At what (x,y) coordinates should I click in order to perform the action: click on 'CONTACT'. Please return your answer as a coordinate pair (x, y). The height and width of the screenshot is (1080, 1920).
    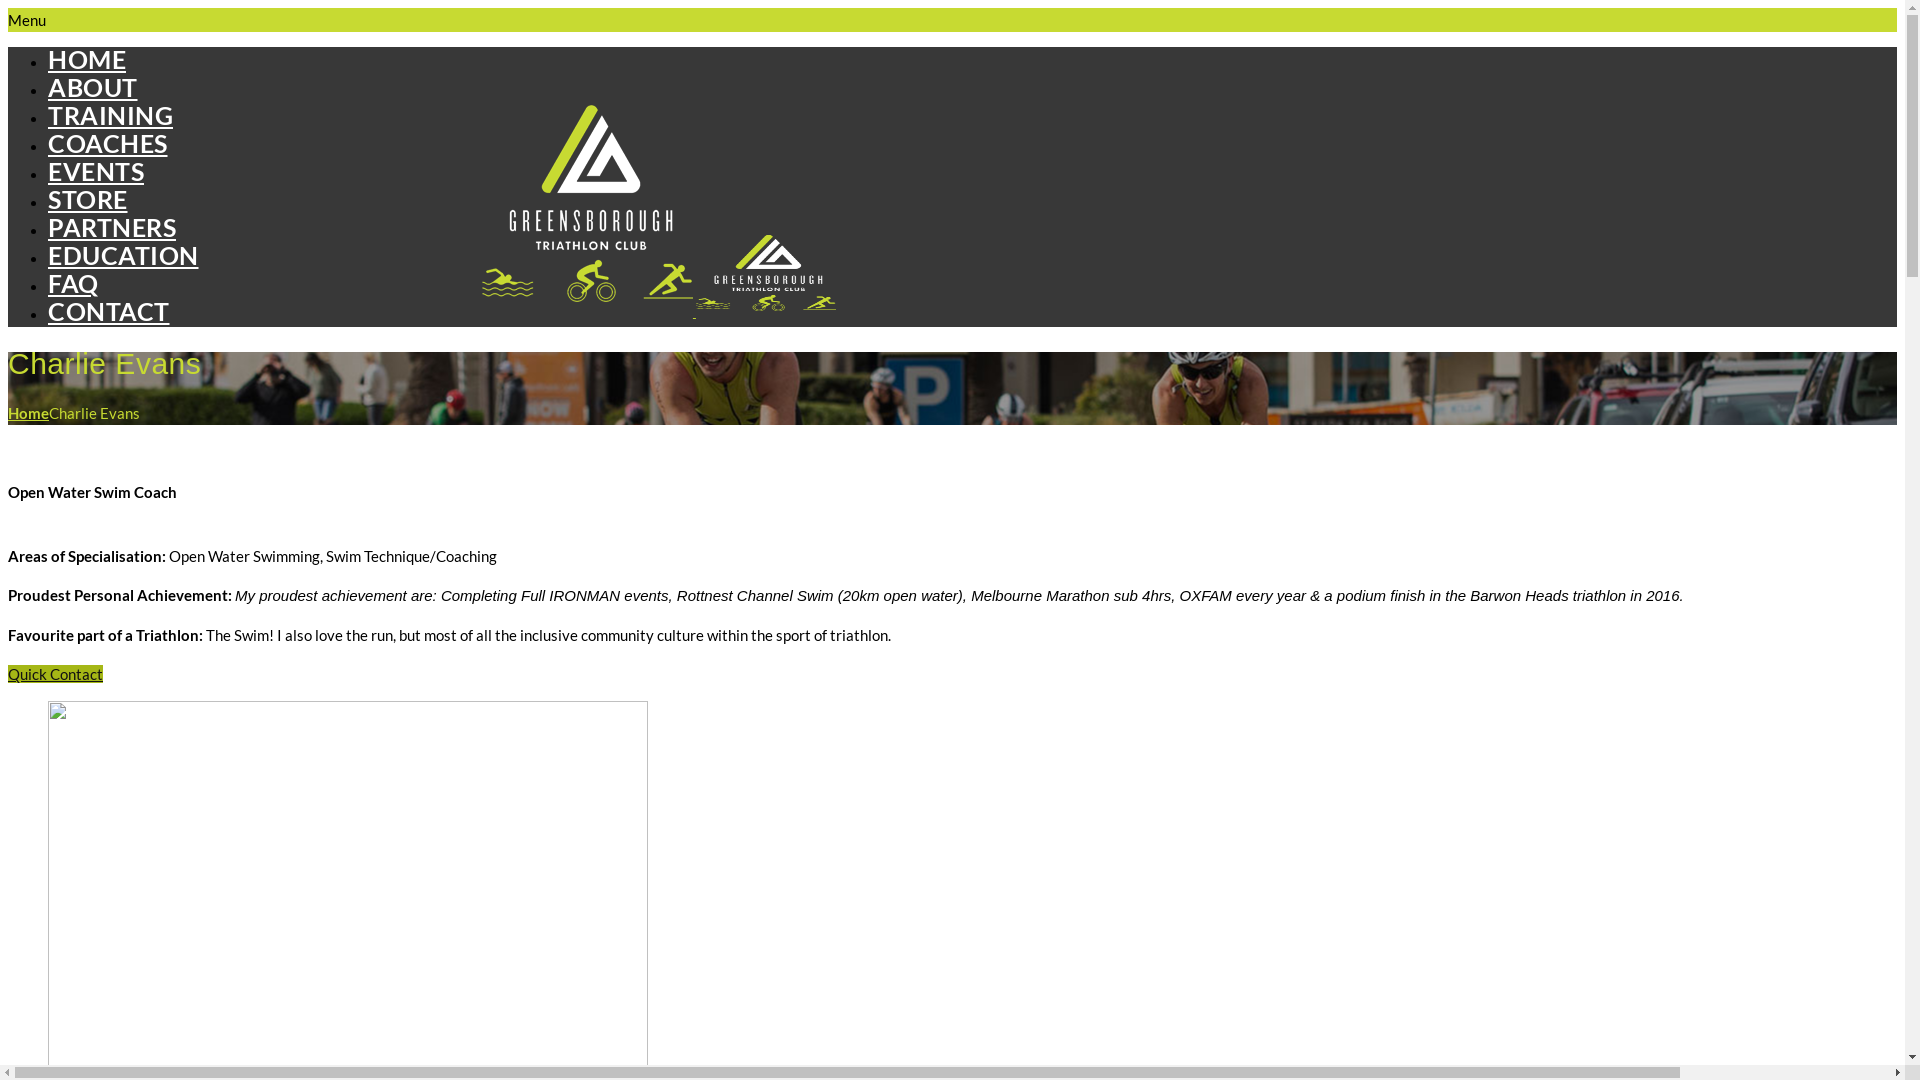
    Looking at the image, I should click on (48, 311).